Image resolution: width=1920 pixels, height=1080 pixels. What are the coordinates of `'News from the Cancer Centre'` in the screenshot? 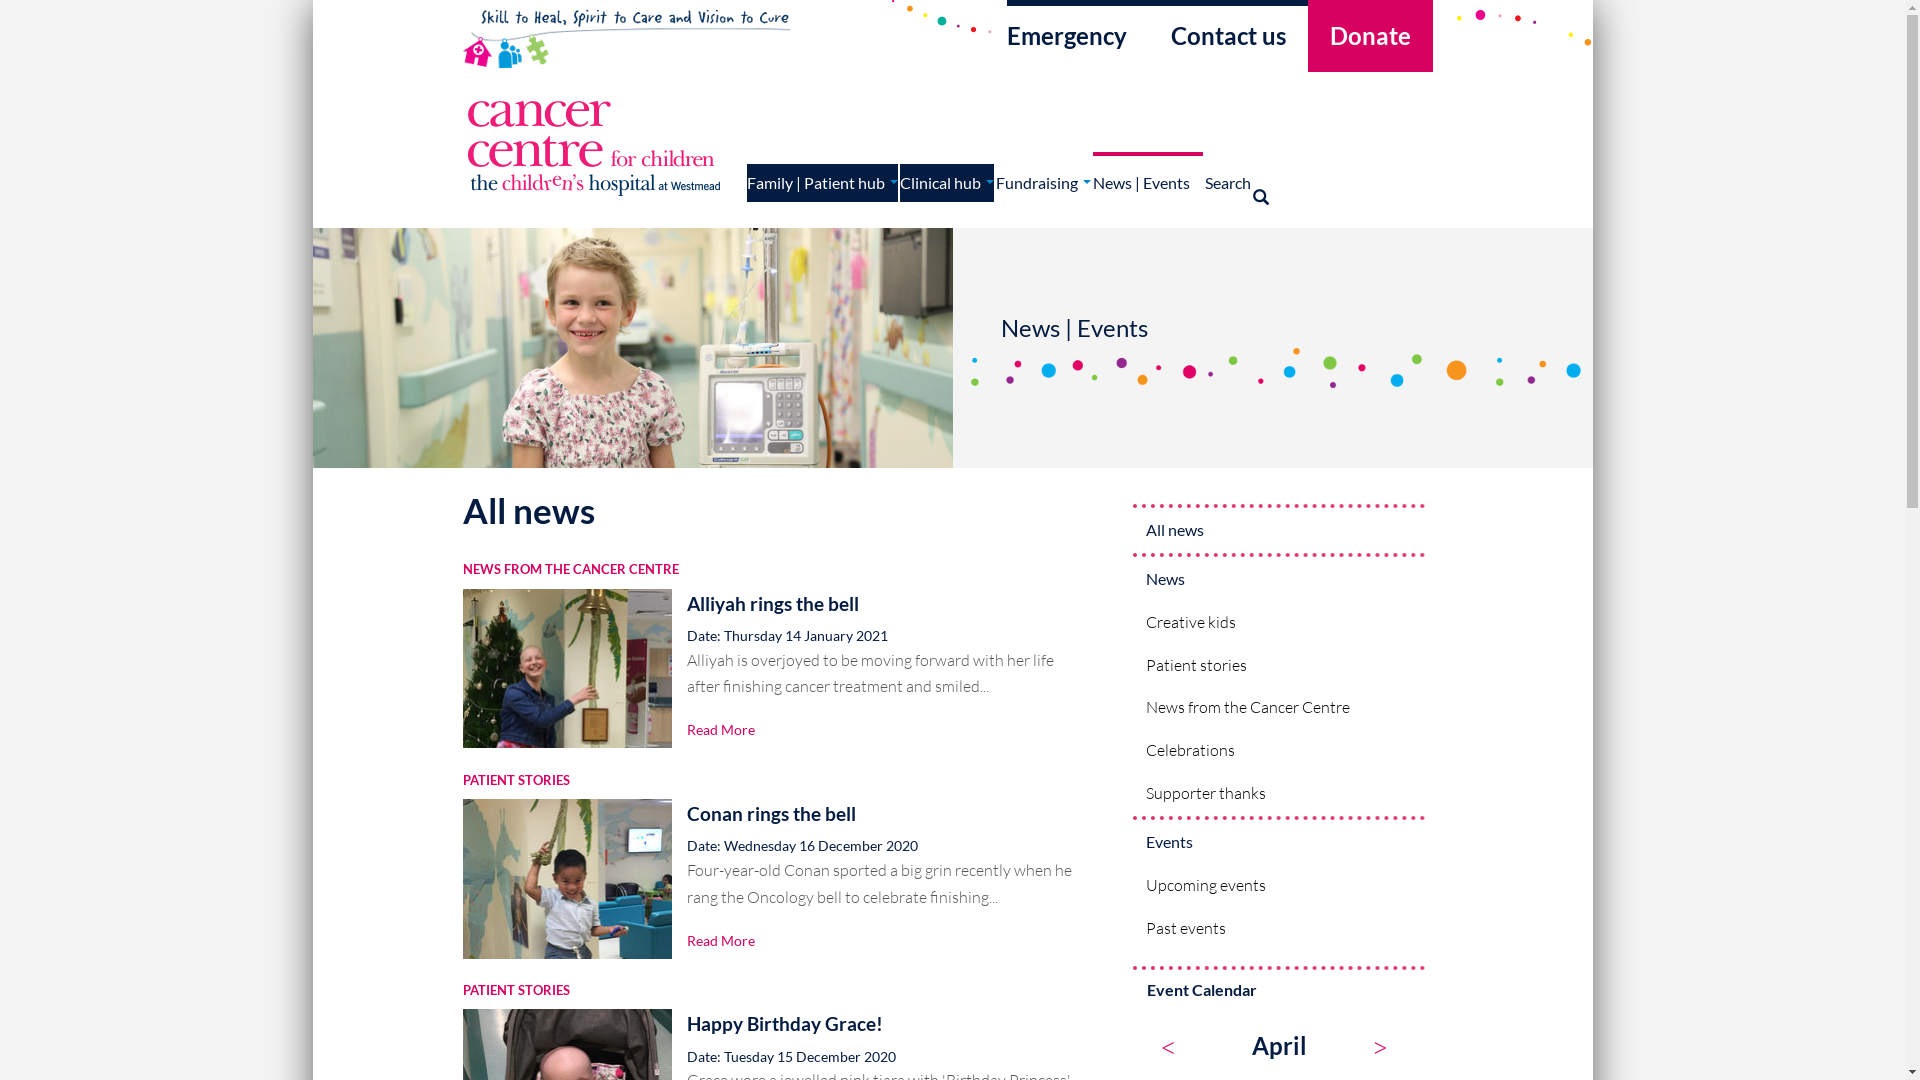 It's located at (1131, 706).